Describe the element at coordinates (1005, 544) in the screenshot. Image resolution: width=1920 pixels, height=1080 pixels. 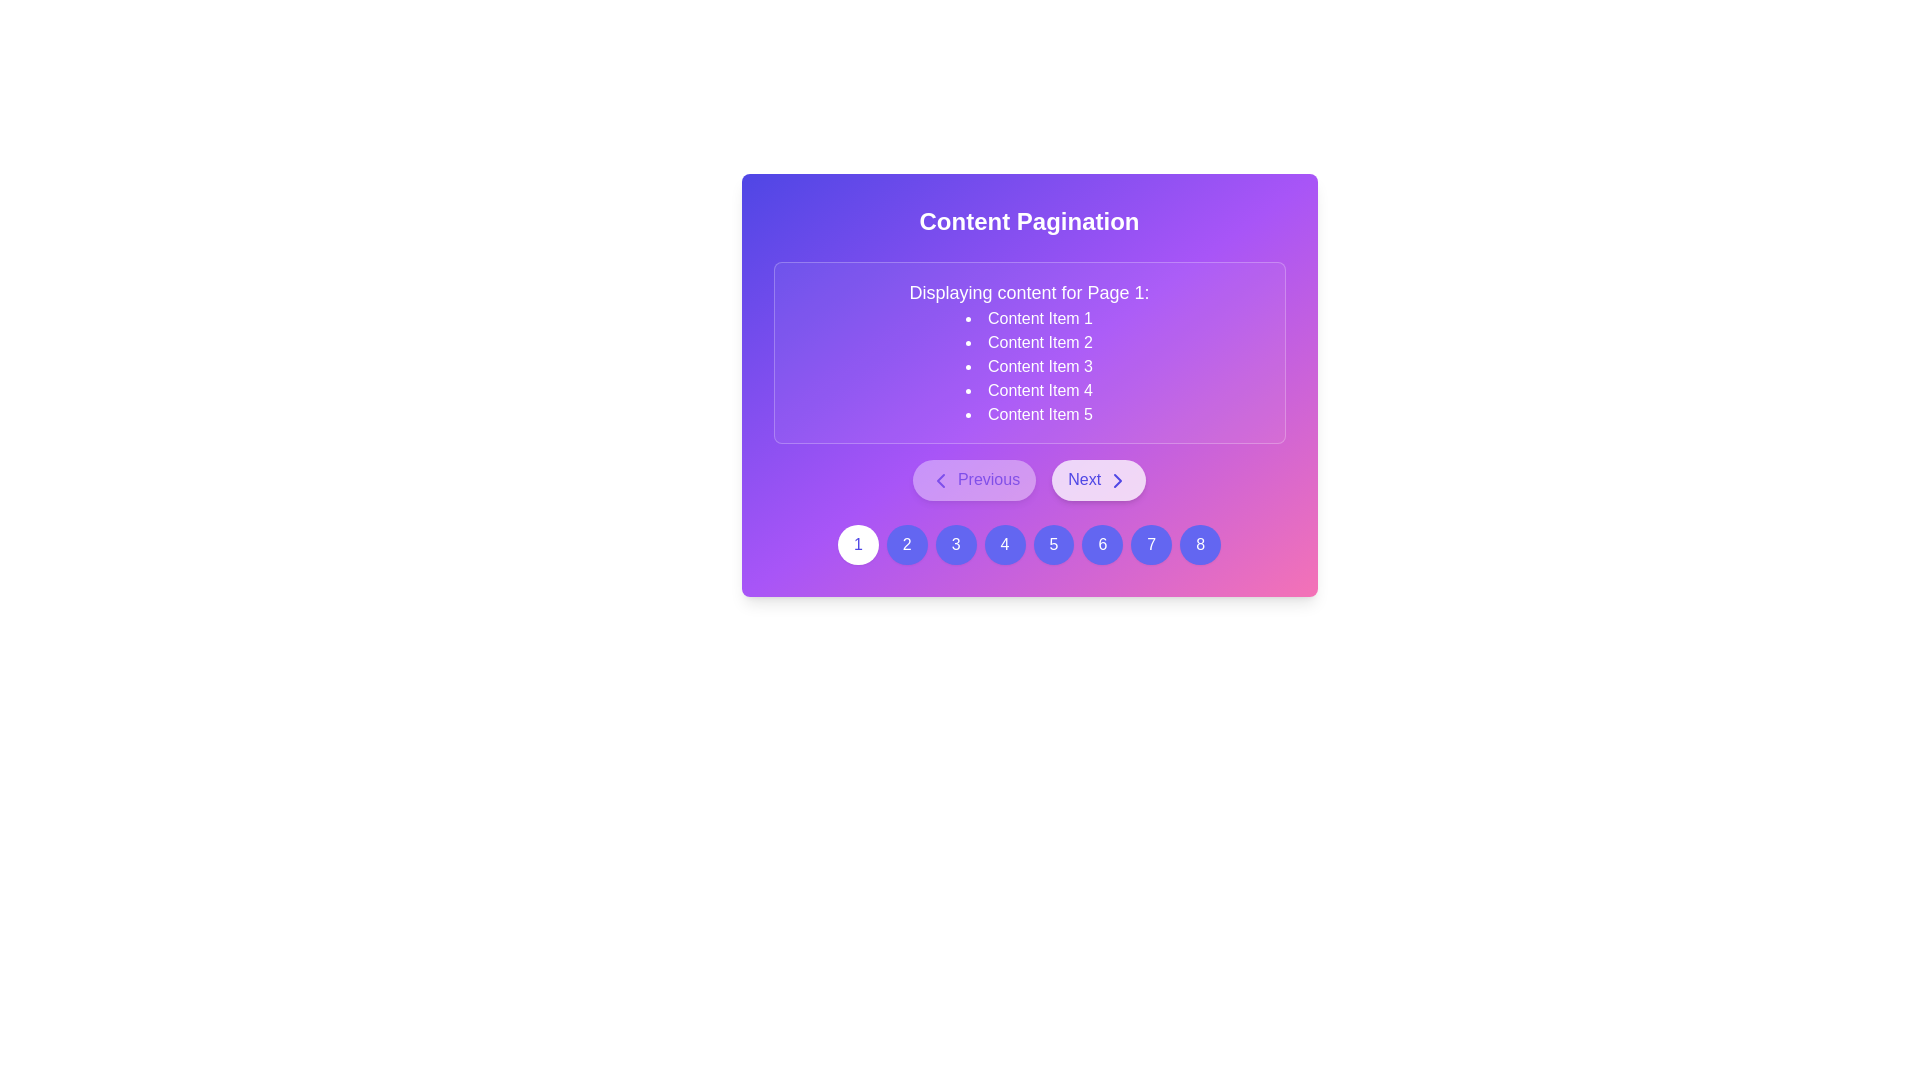
I see `the circular button displaying the number '4' on a blue background` at that location.